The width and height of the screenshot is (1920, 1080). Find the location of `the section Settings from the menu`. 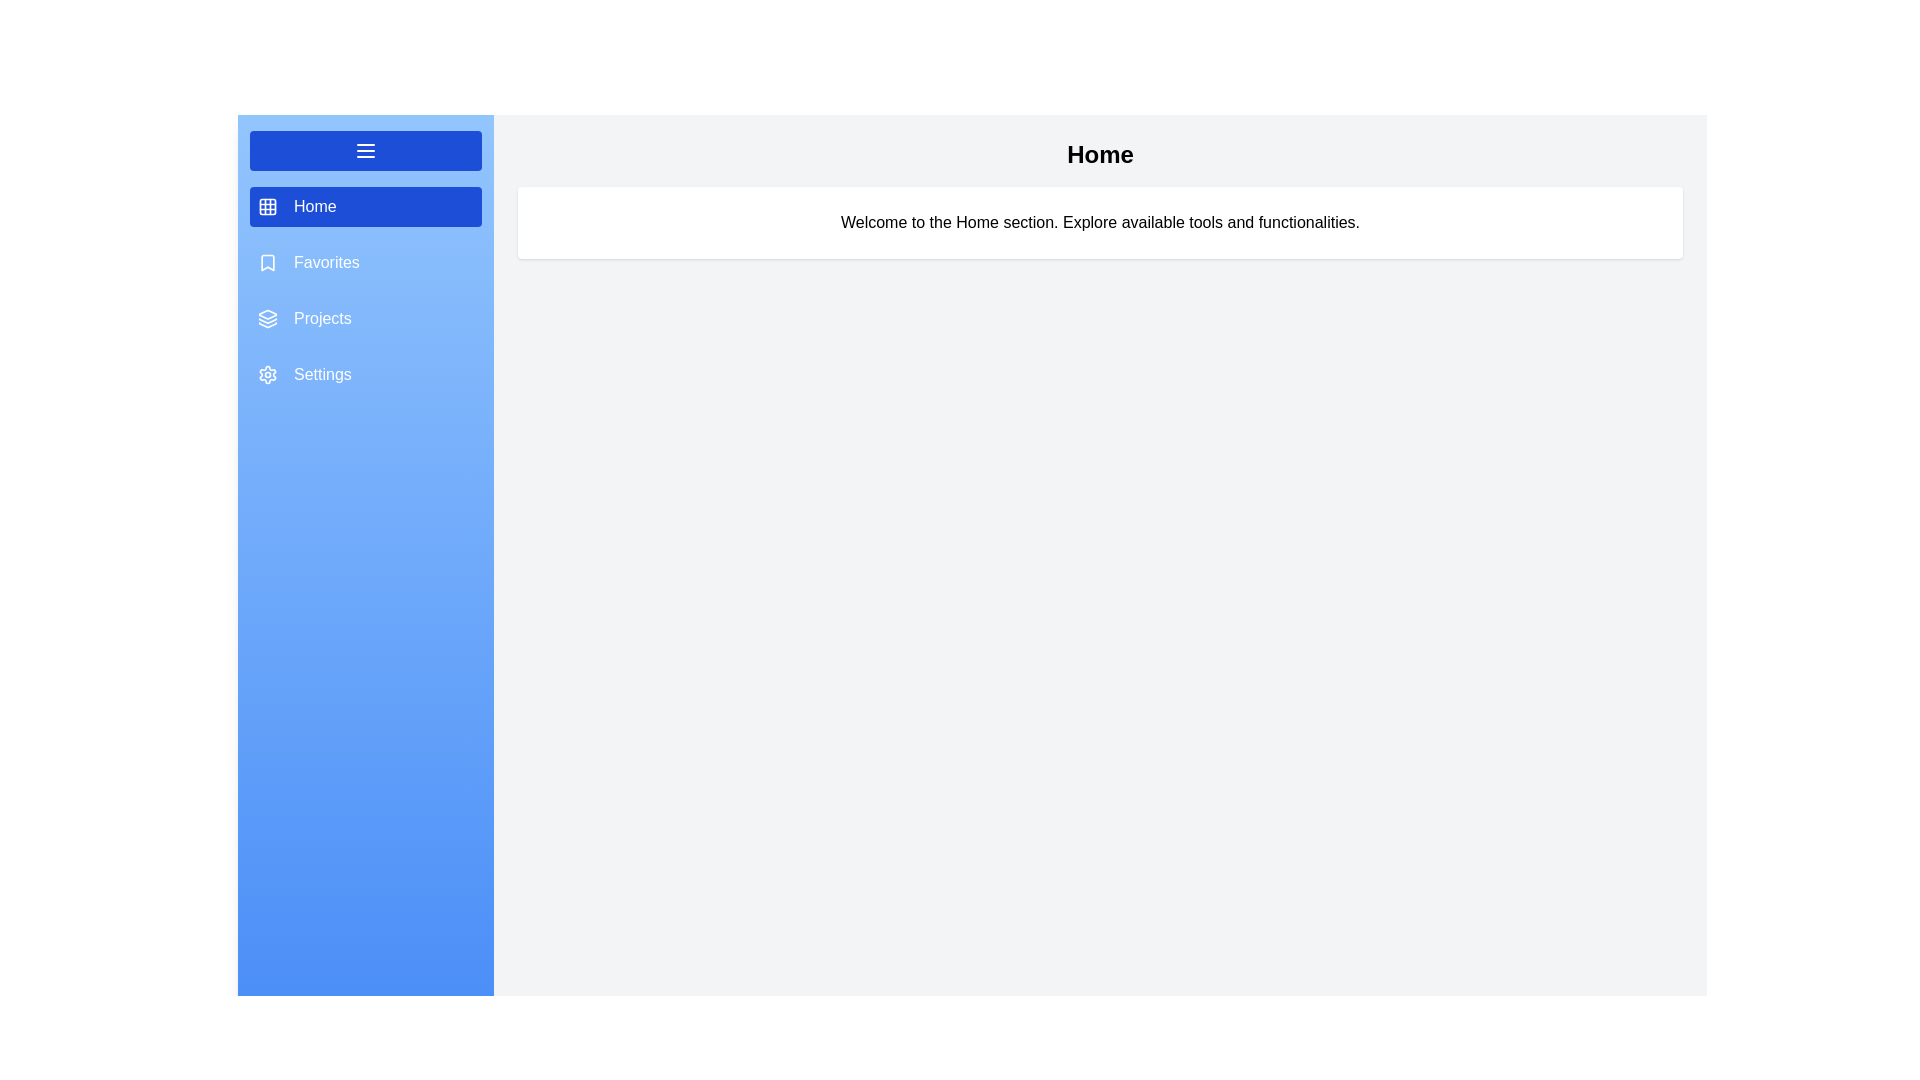

the section Settings from the menu is located at coordinates (365, 374).